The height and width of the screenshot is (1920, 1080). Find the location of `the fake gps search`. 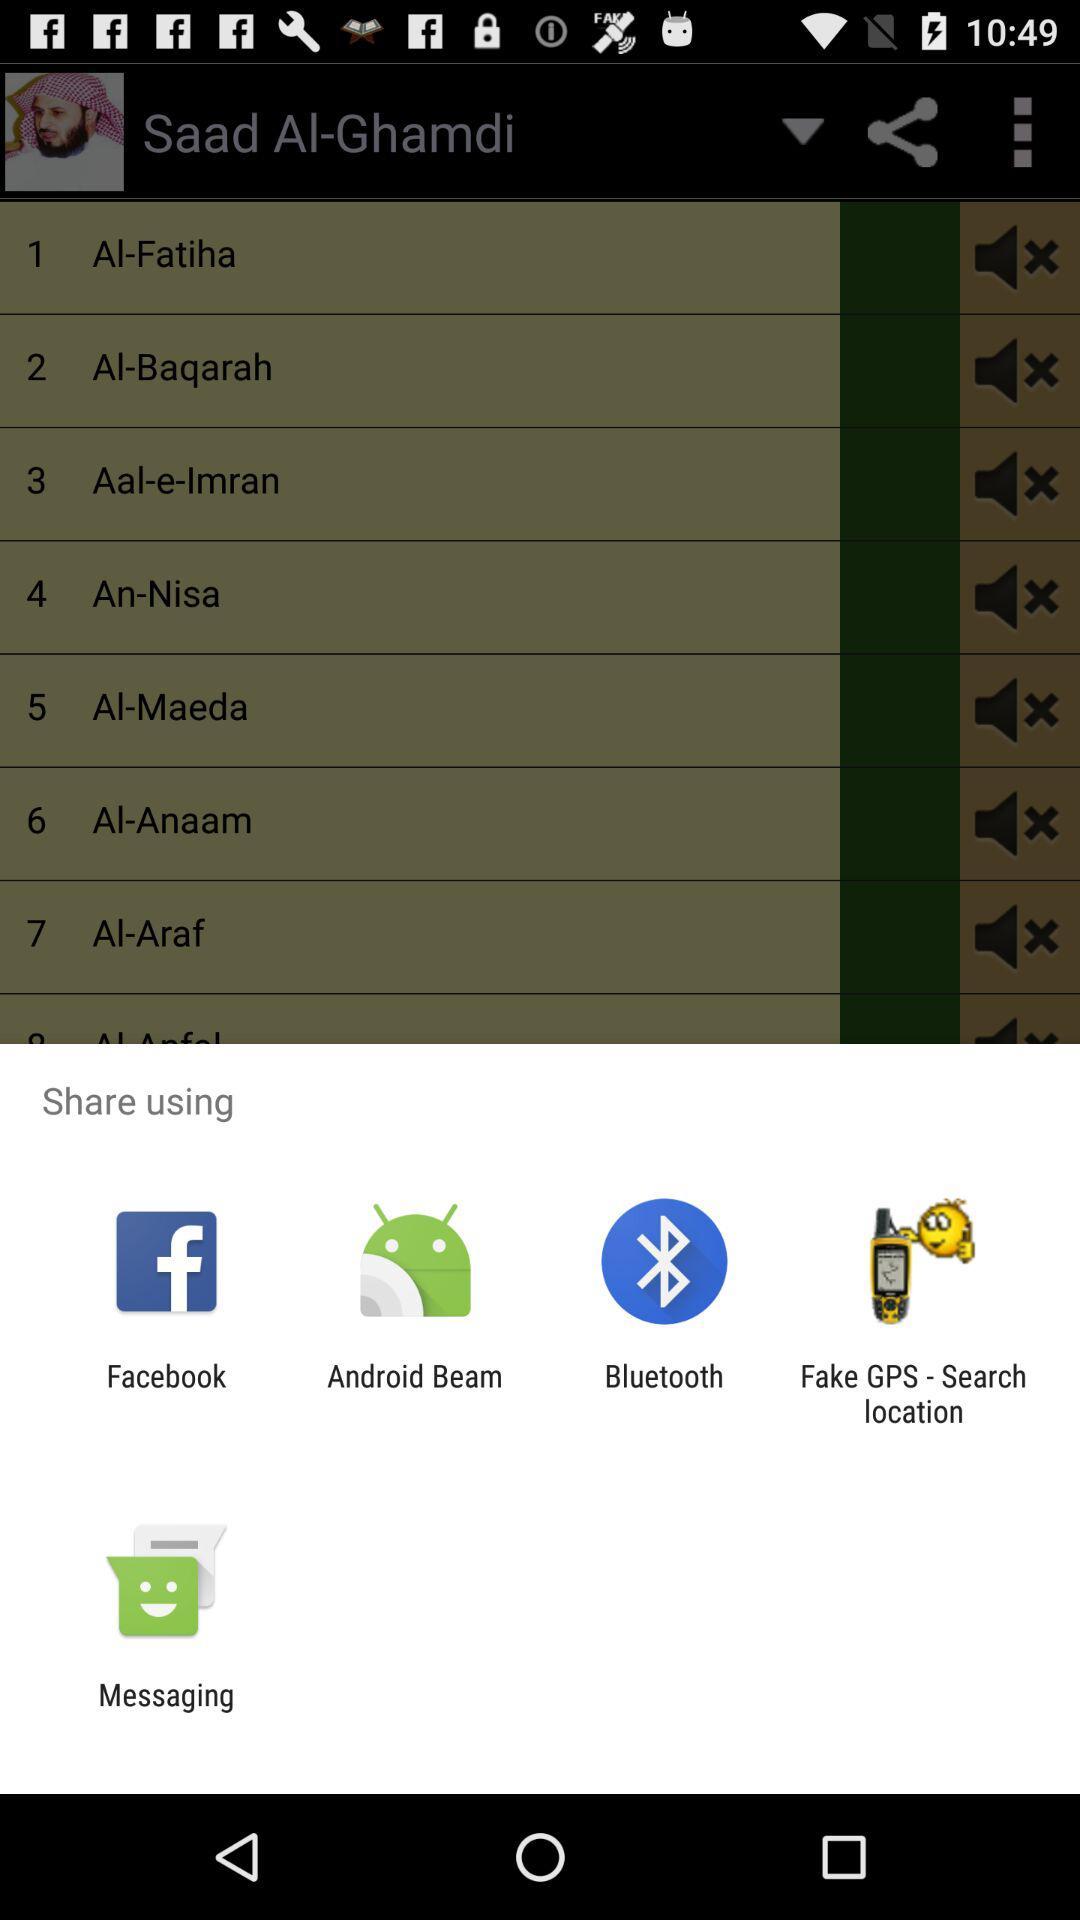

the fake gps search is located at coordinates (913, 1392).